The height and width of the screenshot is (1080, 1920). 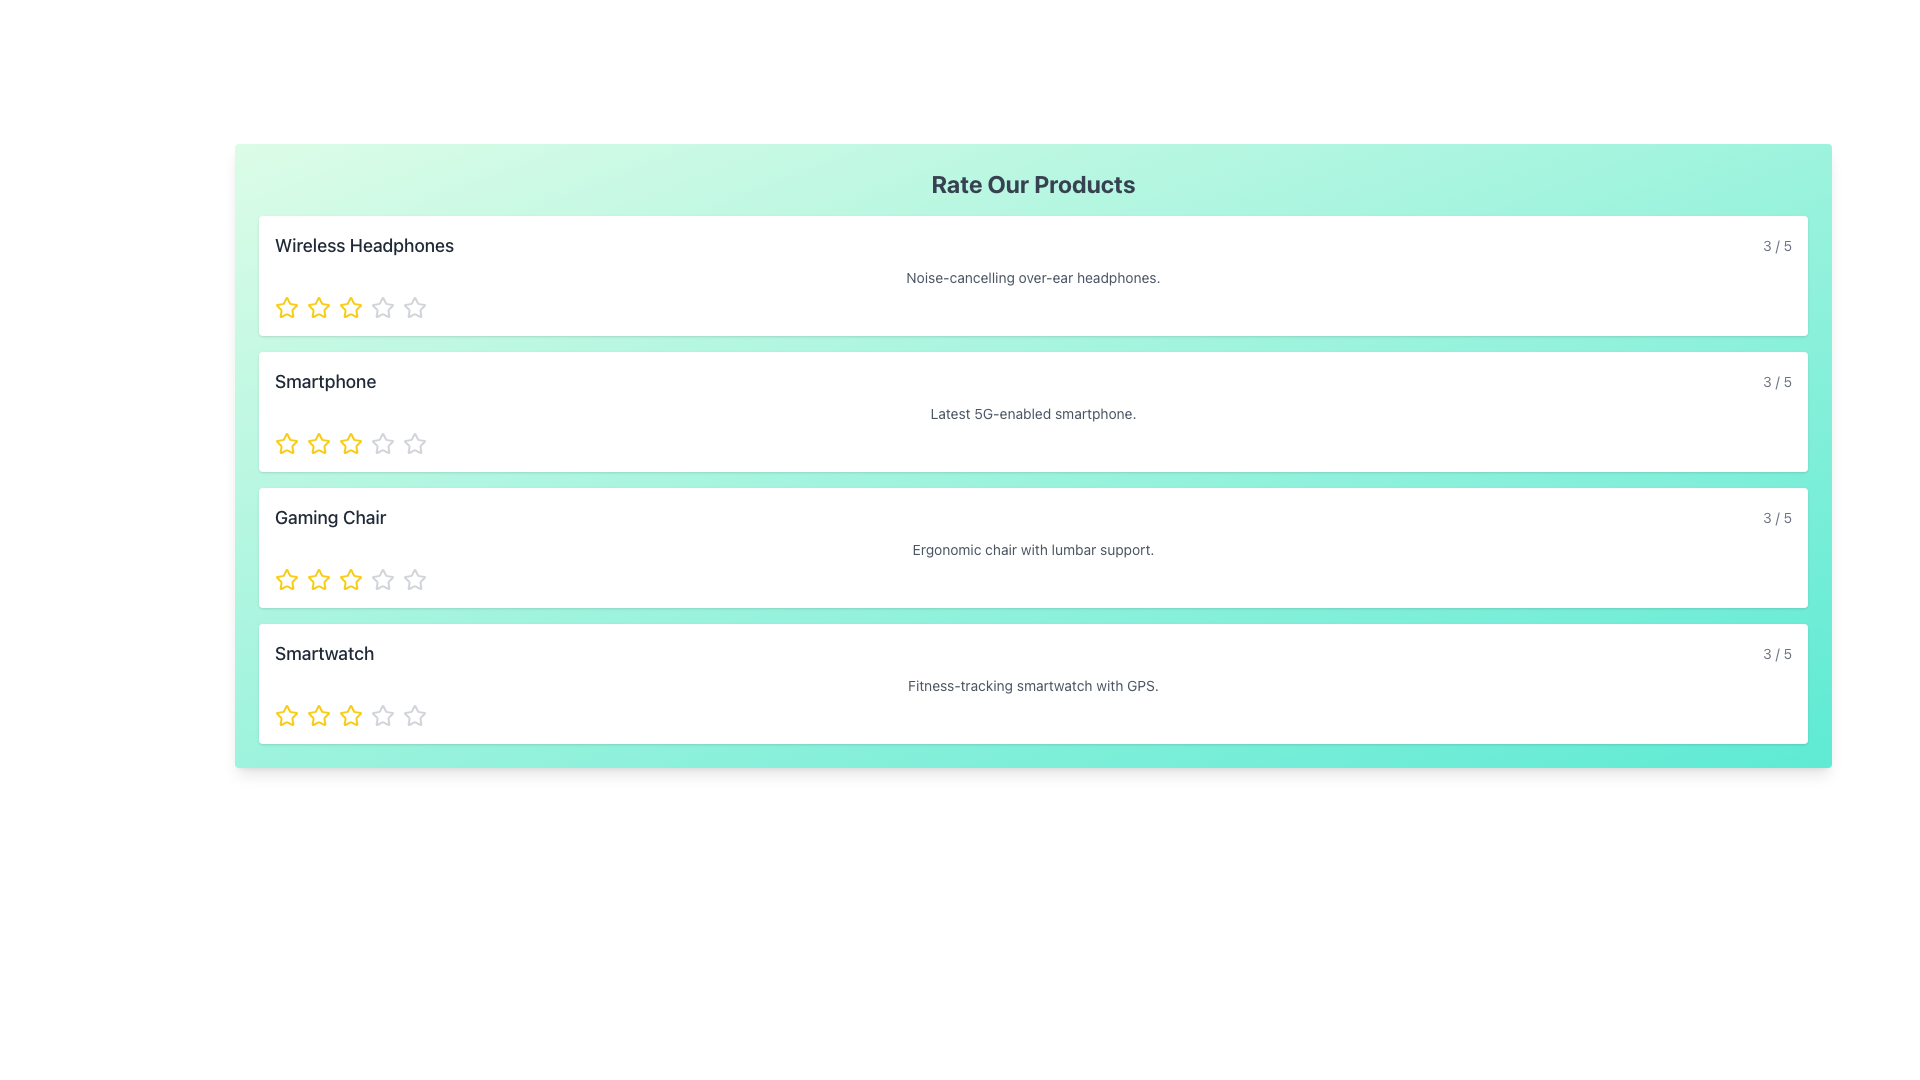 What do you see at coordinates (1033, 184) in the screenshot?
I see `the Heading element at the top of the panel with a gradient green background, which serves as the title for the section` at bounding box center [1033, 184].